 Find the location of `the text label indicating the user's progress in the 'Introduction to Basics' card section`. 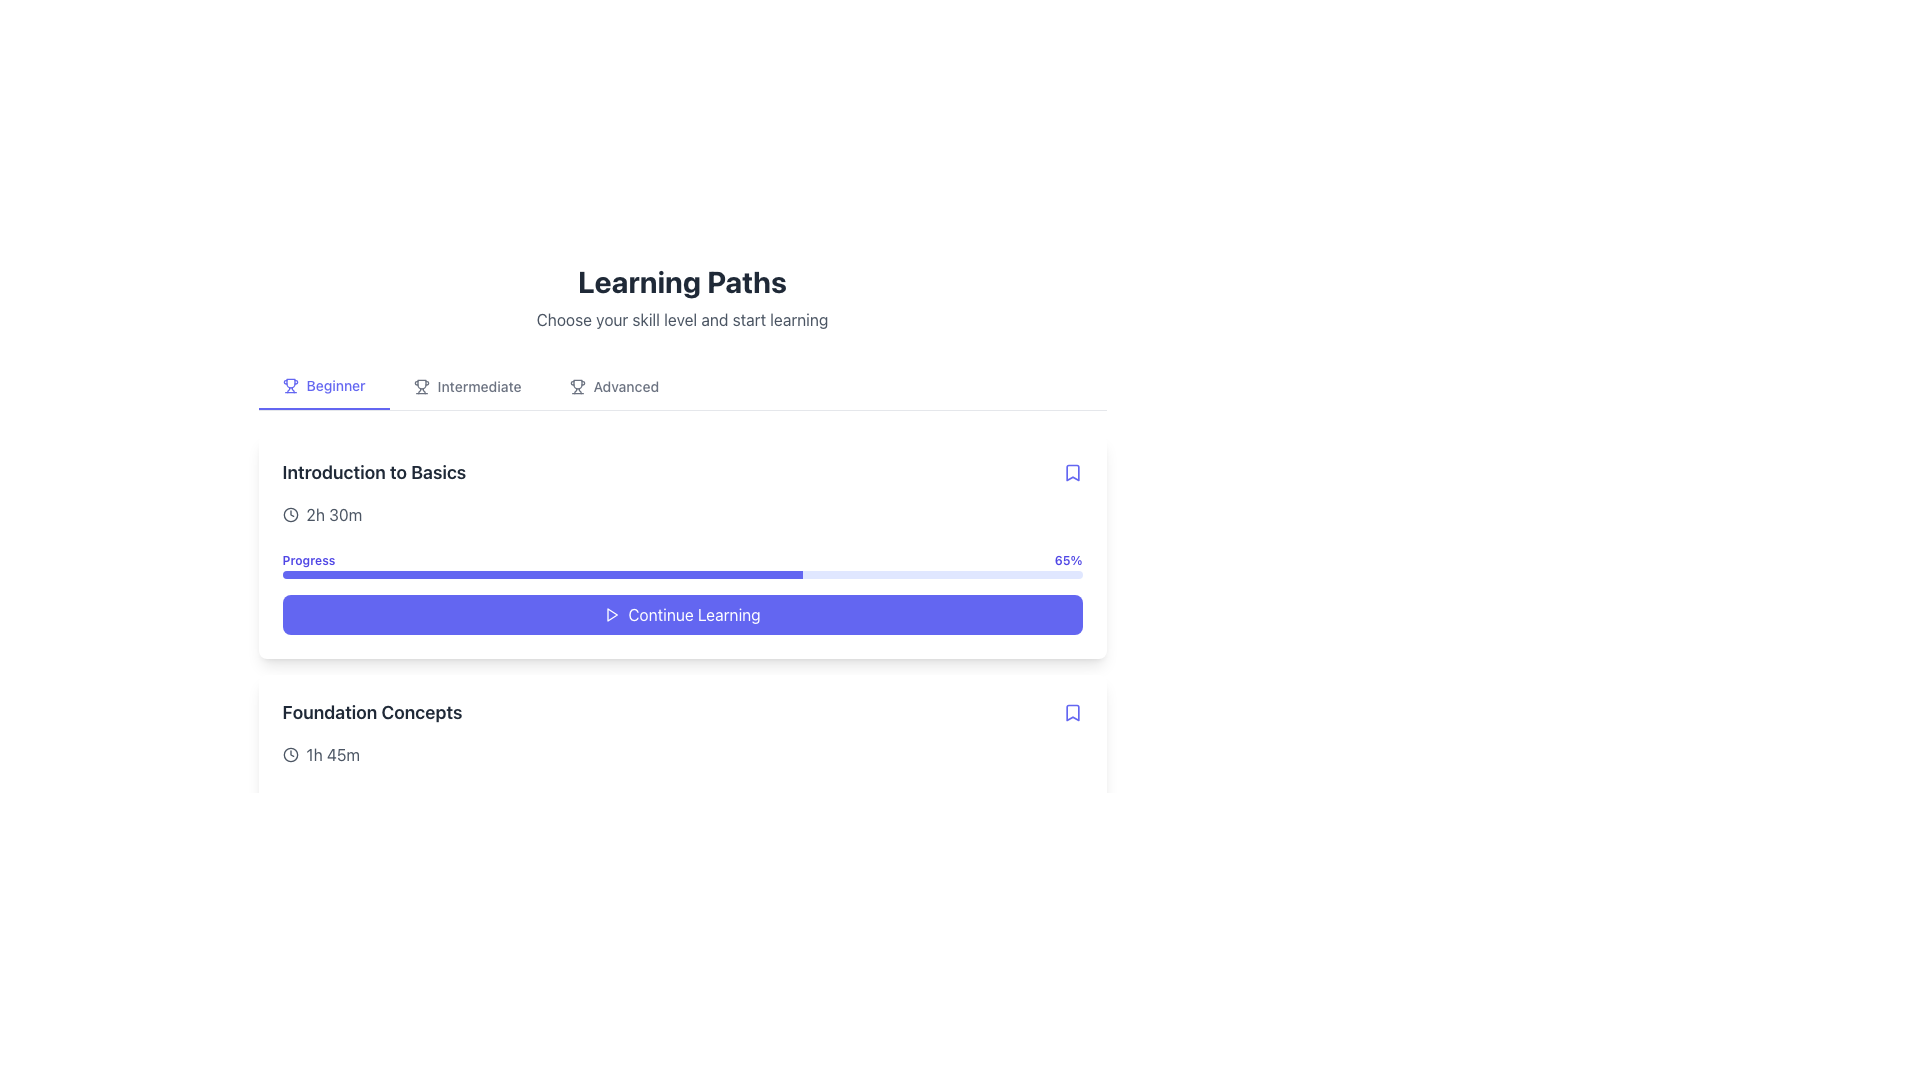

the text label indicating the user's progress in the 'Introduction to Basics' card section is located at coordinates (307, 559).